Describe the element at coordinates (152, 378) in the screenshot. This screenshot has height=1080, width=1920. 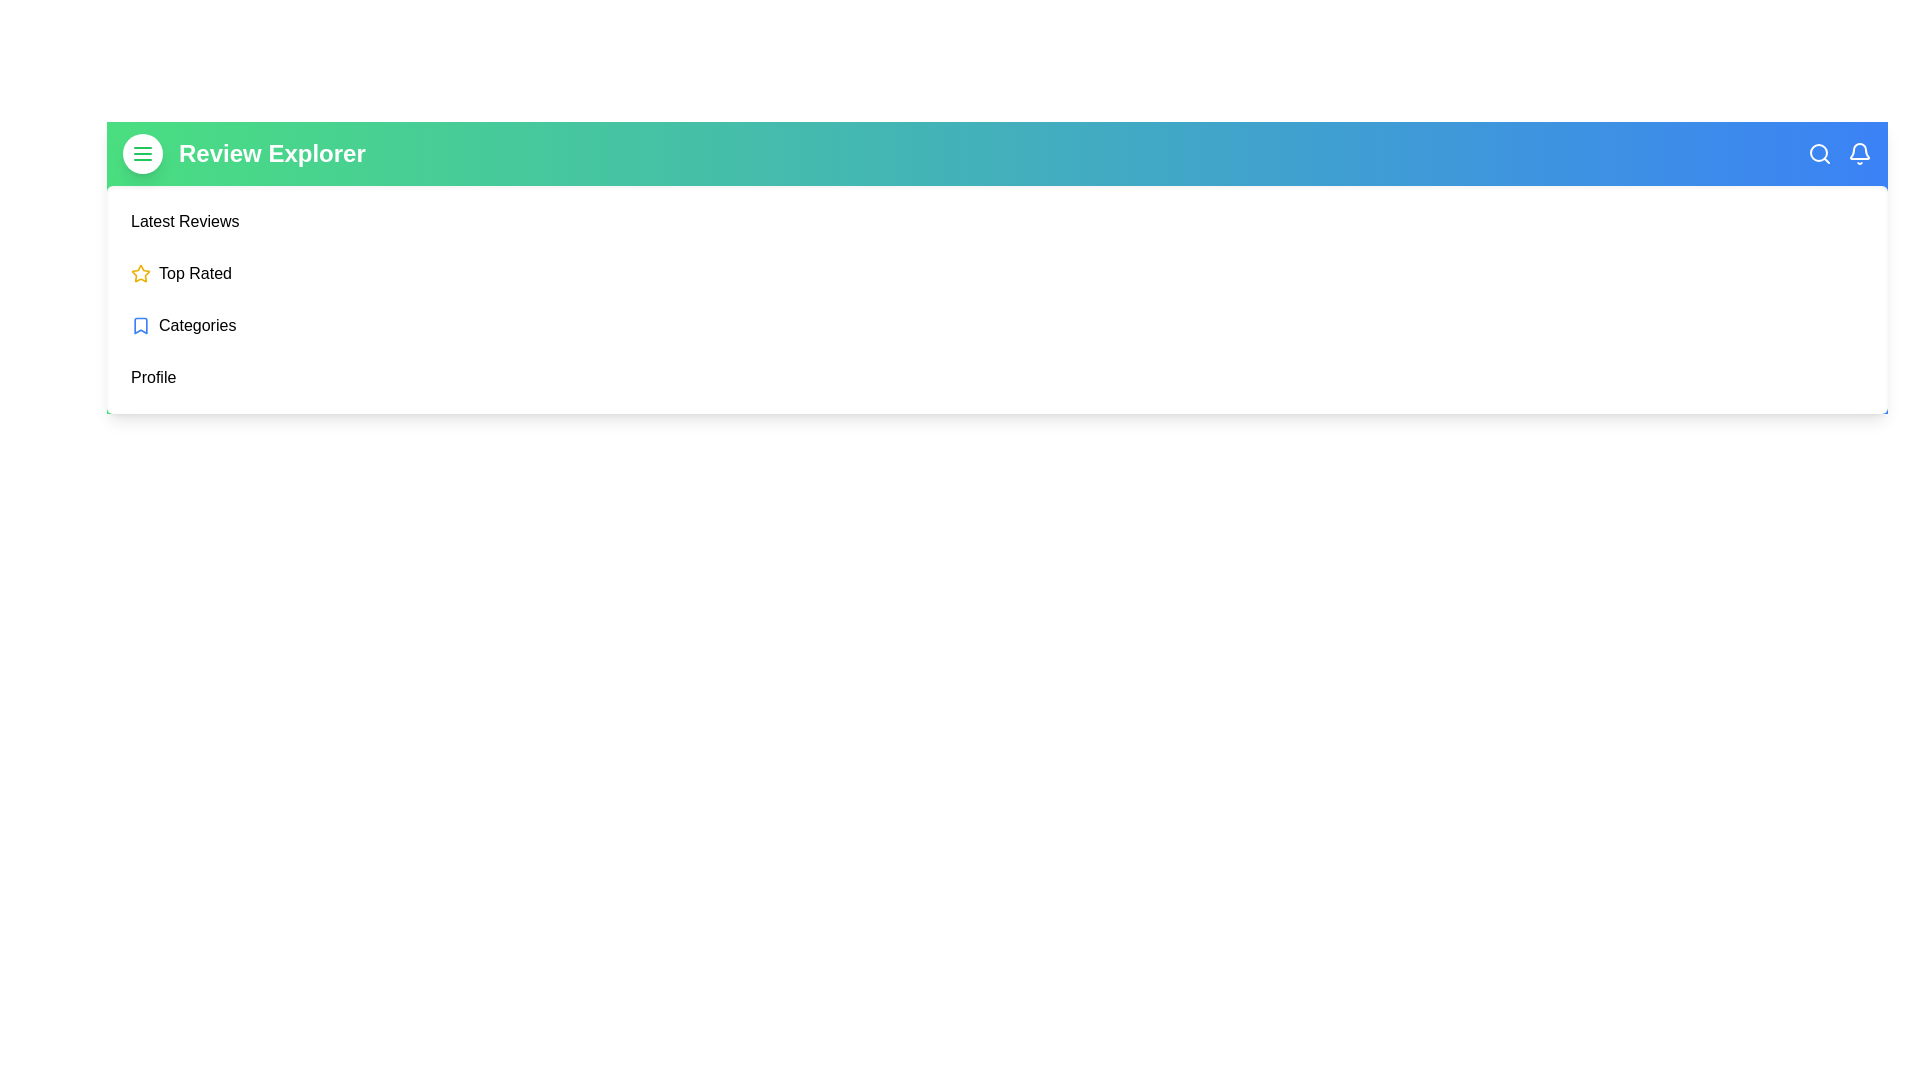
I see `the menu item corresponding to Profile to navigate to that section` at that location.